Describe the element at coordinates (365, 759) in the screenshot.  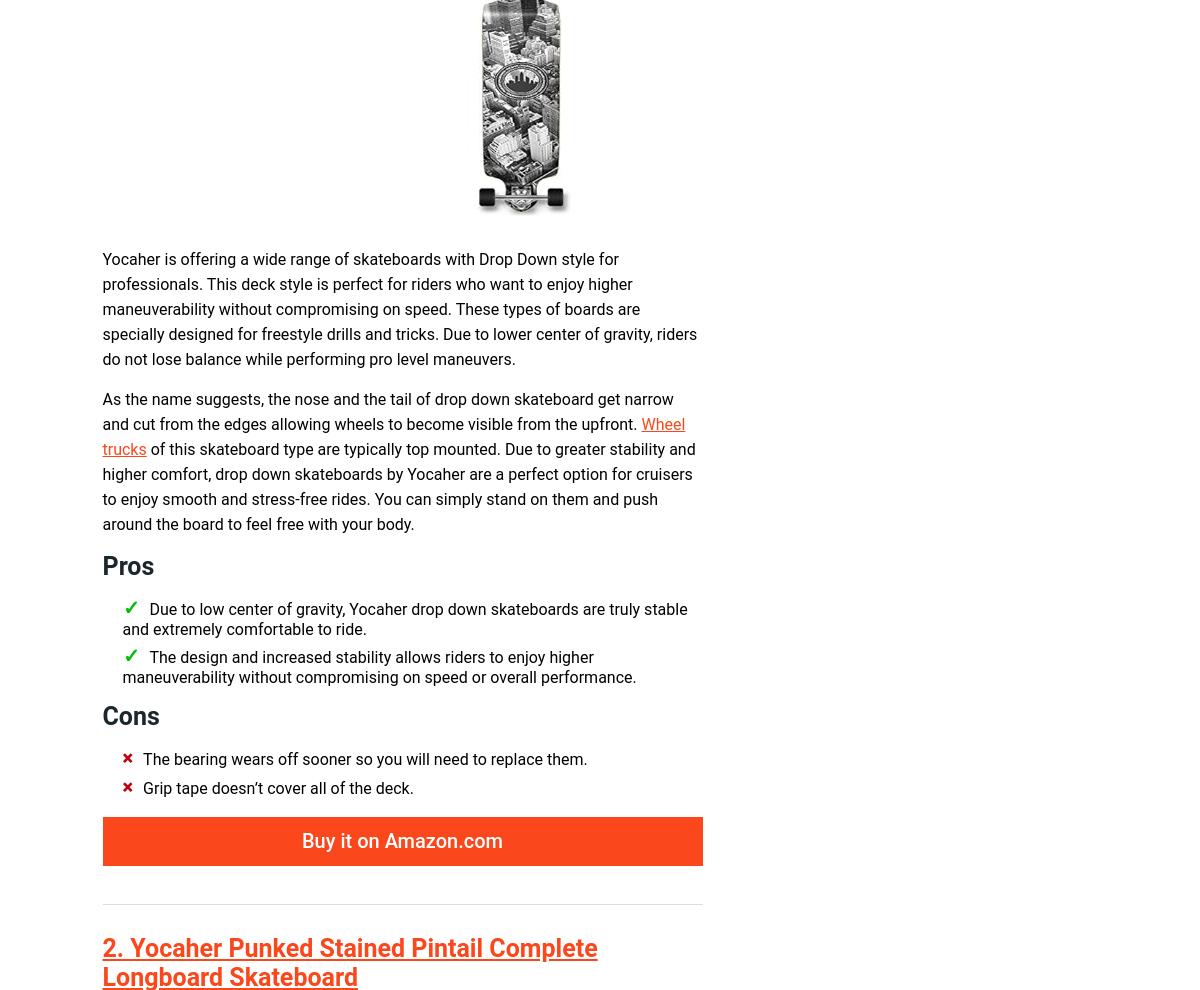
I see `'The bearing wears off sooner so you will need to replace them.'` at that location.